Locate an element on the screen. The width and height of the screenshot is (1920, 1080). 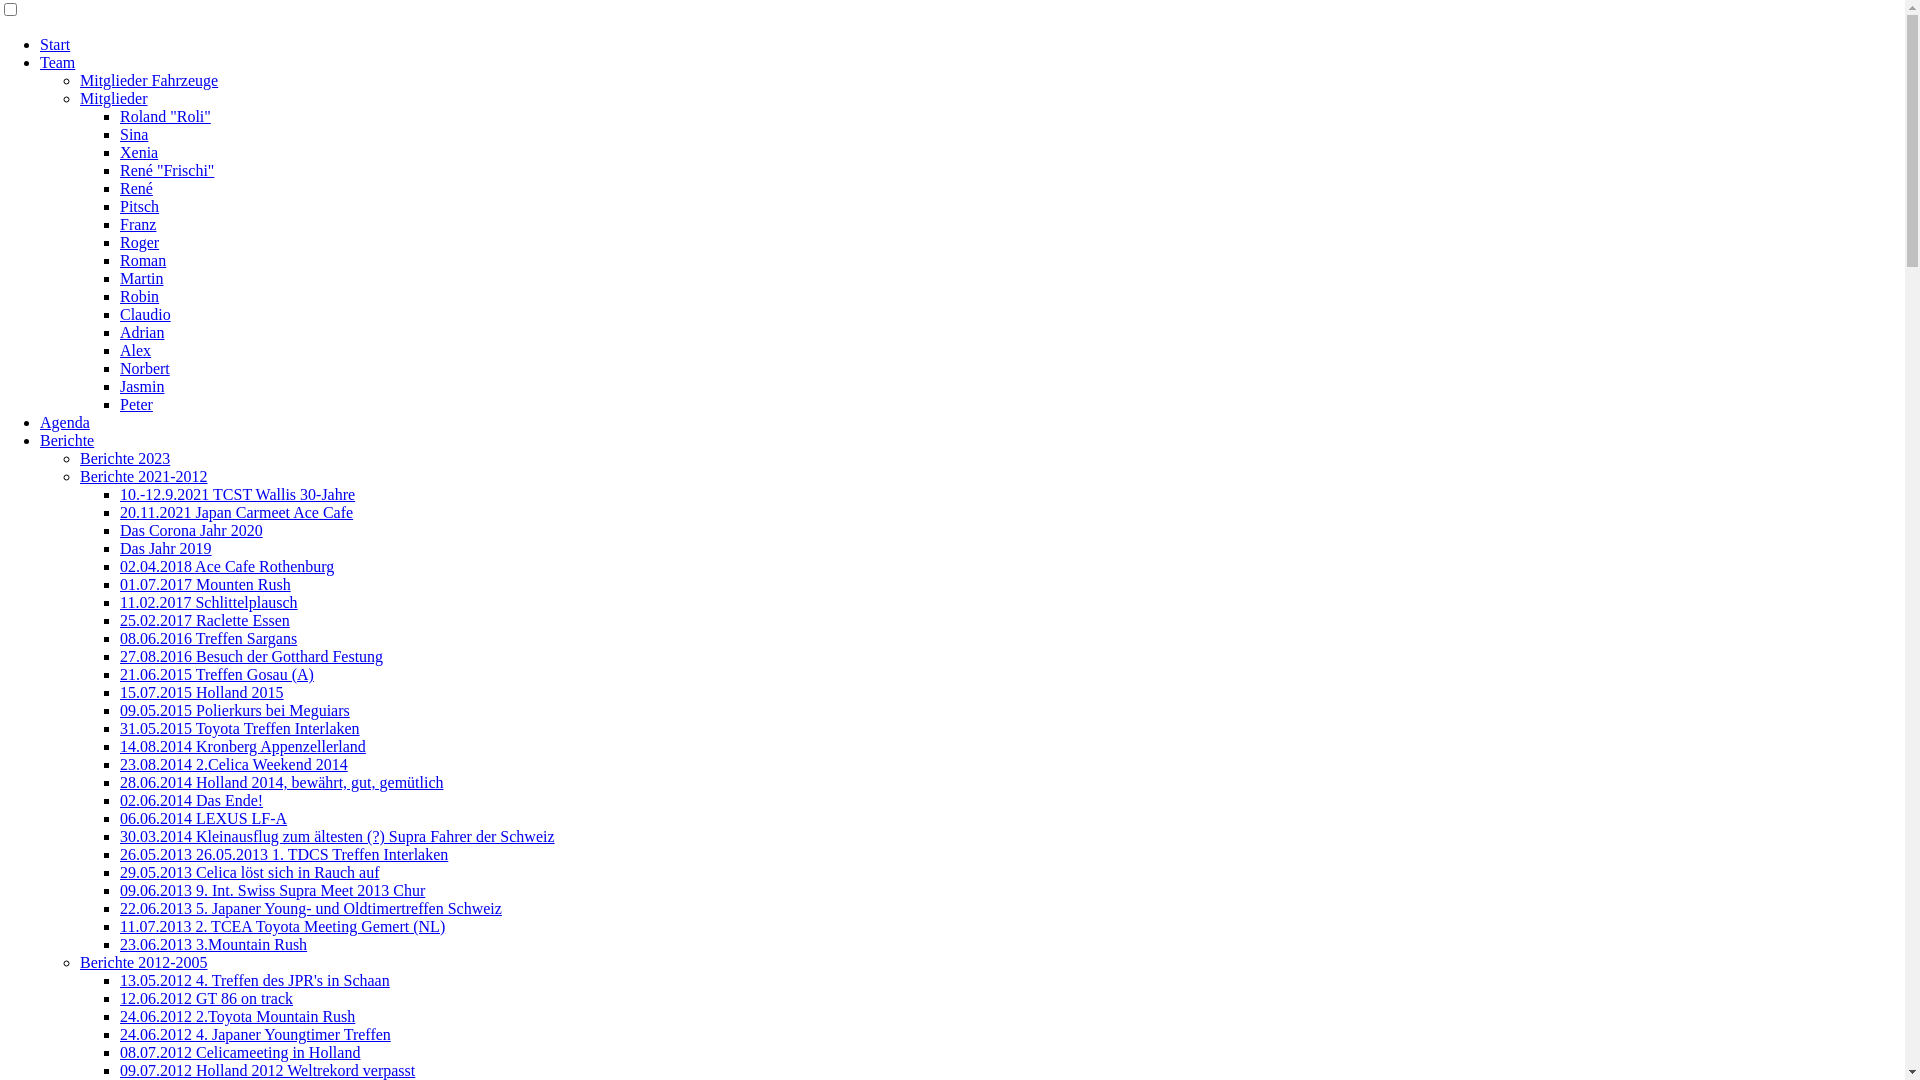
'25.02.2017 Raclette Essen' is located at coordinates (205, 619).